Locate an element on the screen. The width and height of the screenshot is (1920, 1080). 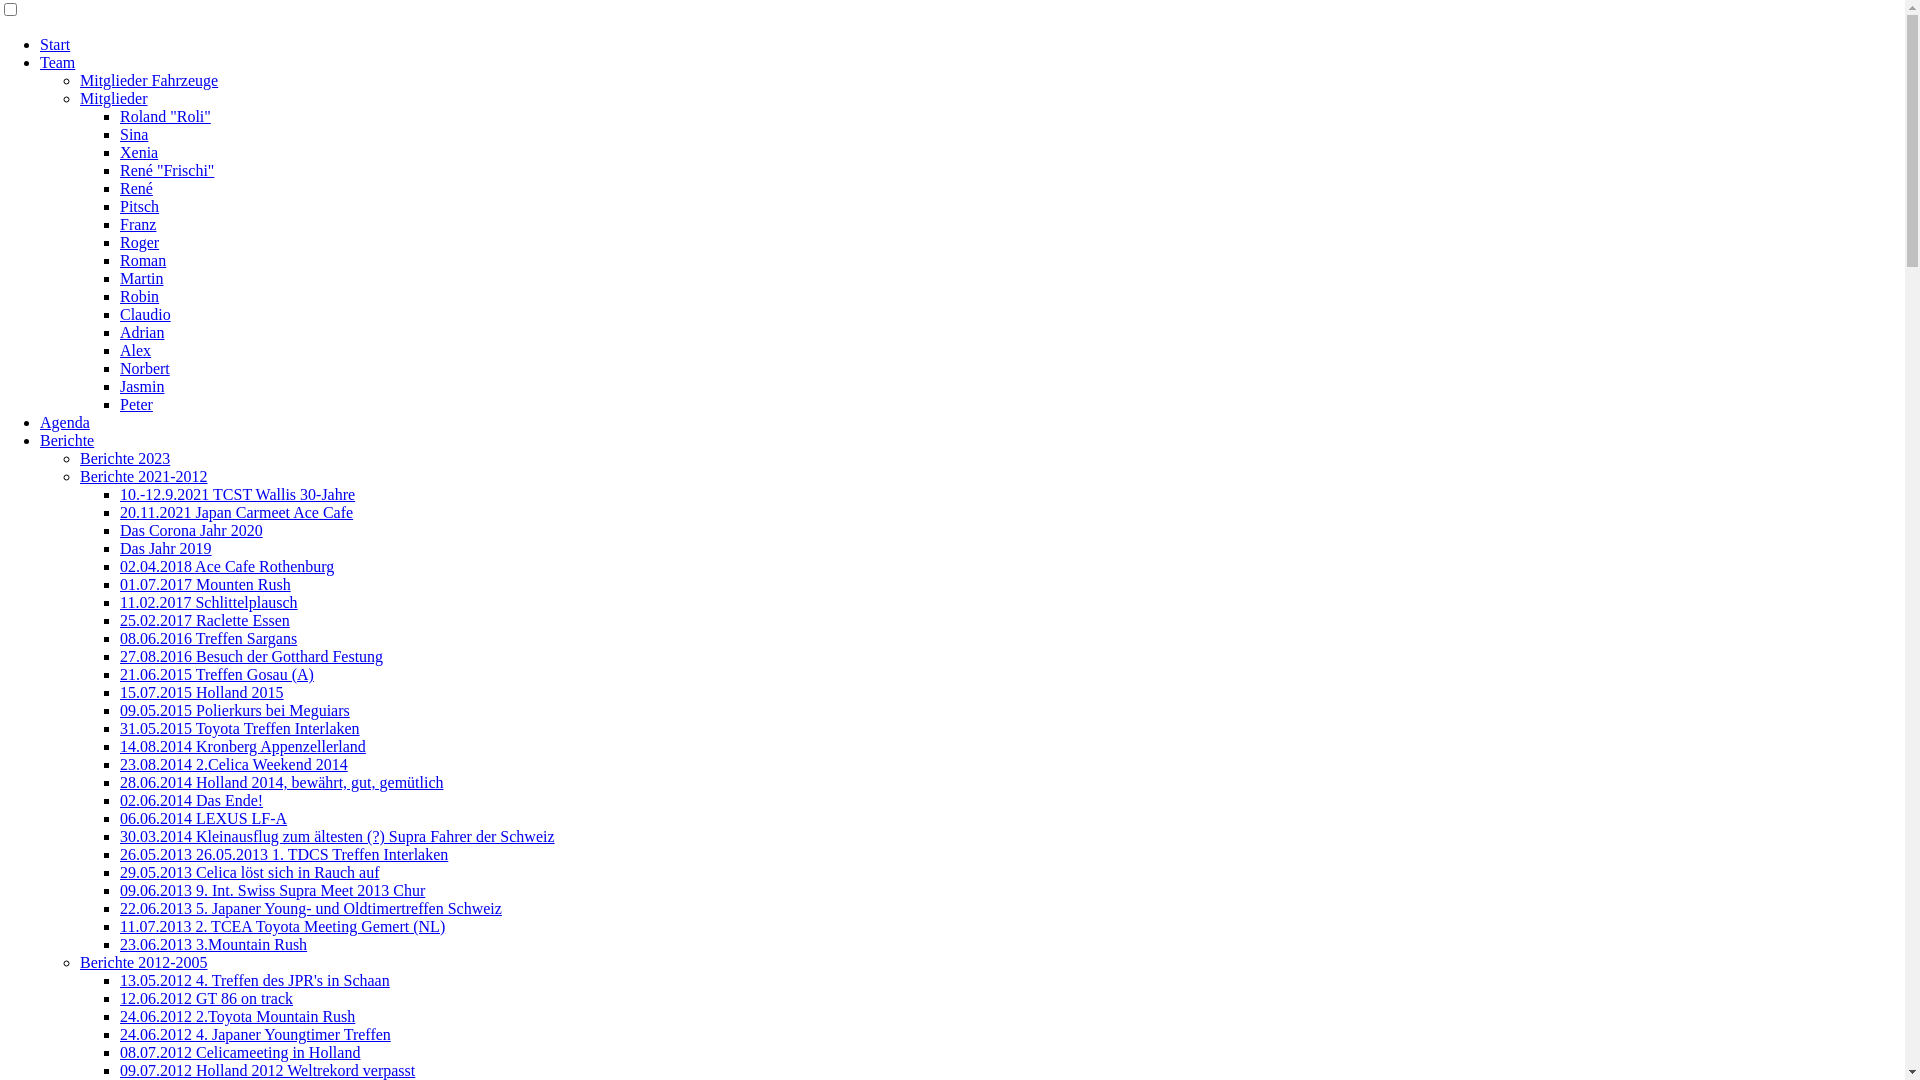
'25.02.2017 Raclette Essen' is located at coordinates (205, 619).